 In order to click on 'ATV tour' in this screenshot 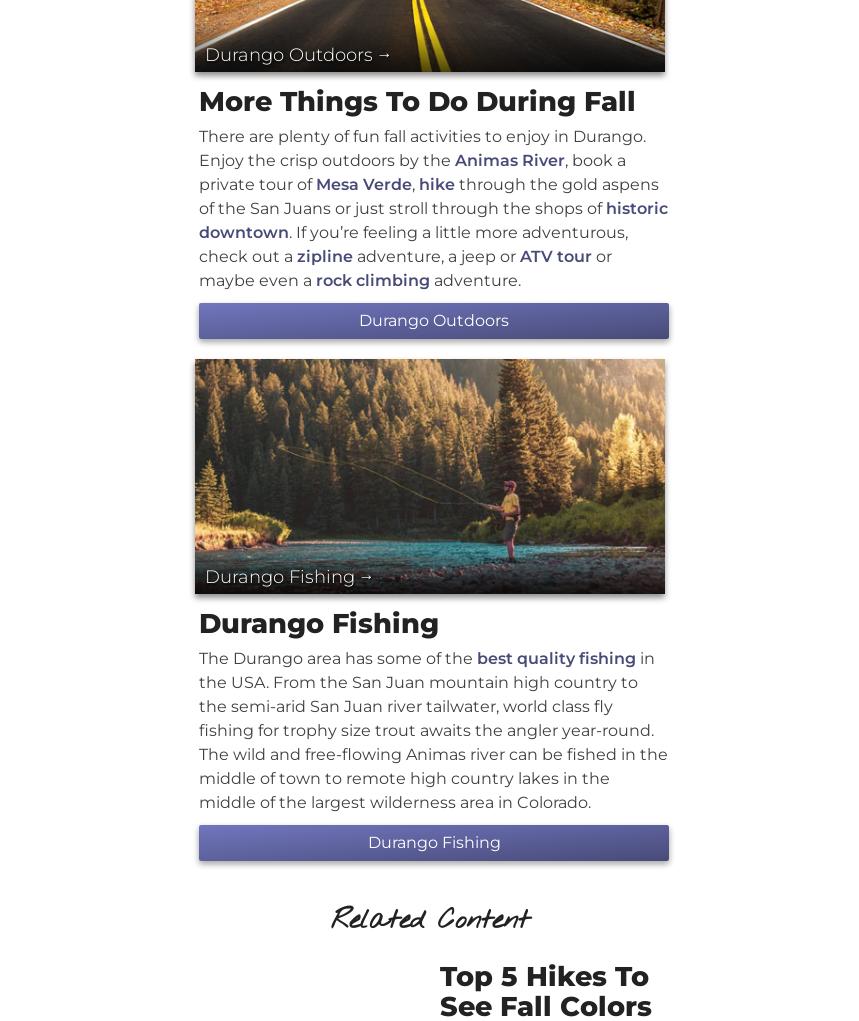, I will do `click(555, 254)`.